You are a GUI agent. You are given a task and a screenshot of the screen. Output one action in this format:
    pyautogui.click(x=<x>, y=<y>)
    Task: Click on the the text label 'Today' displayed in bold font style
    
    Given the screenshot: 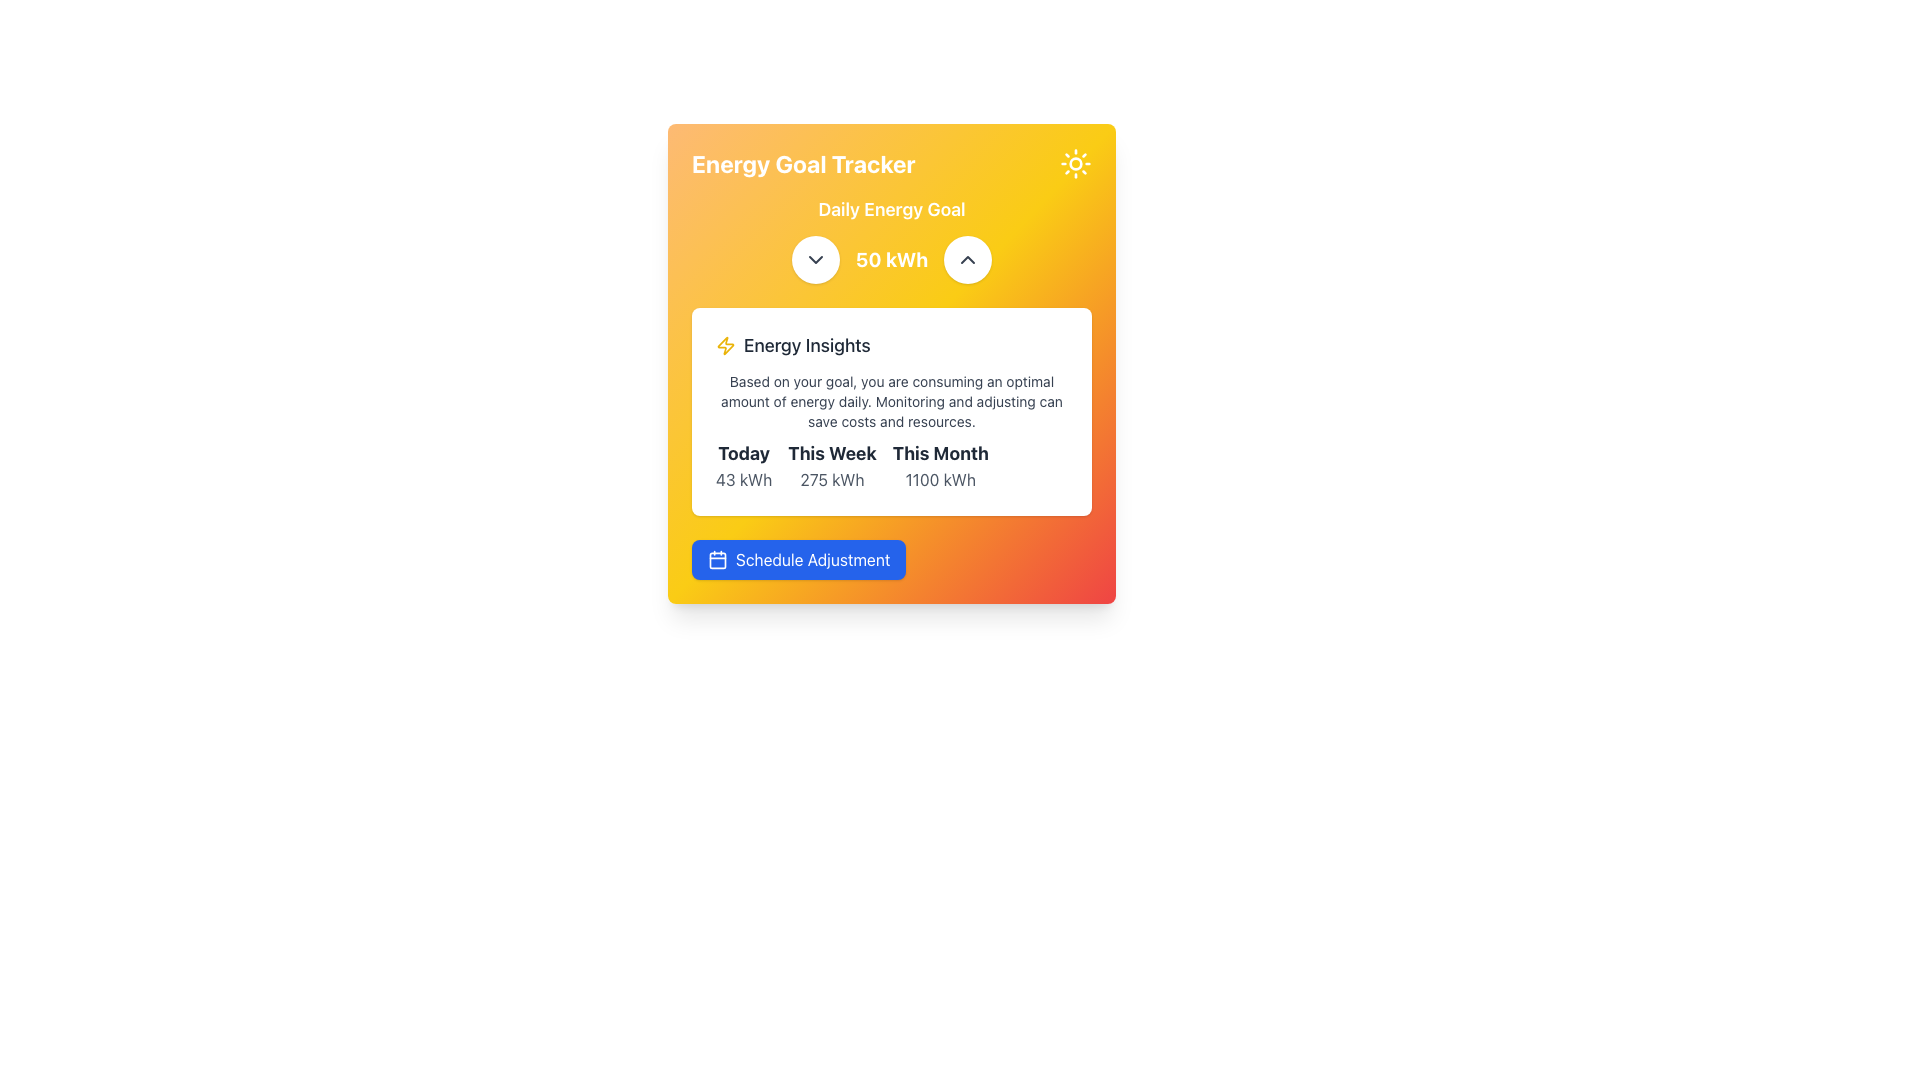 What is the action you would take?
    pyautogui.click(x=743, y=454)
    